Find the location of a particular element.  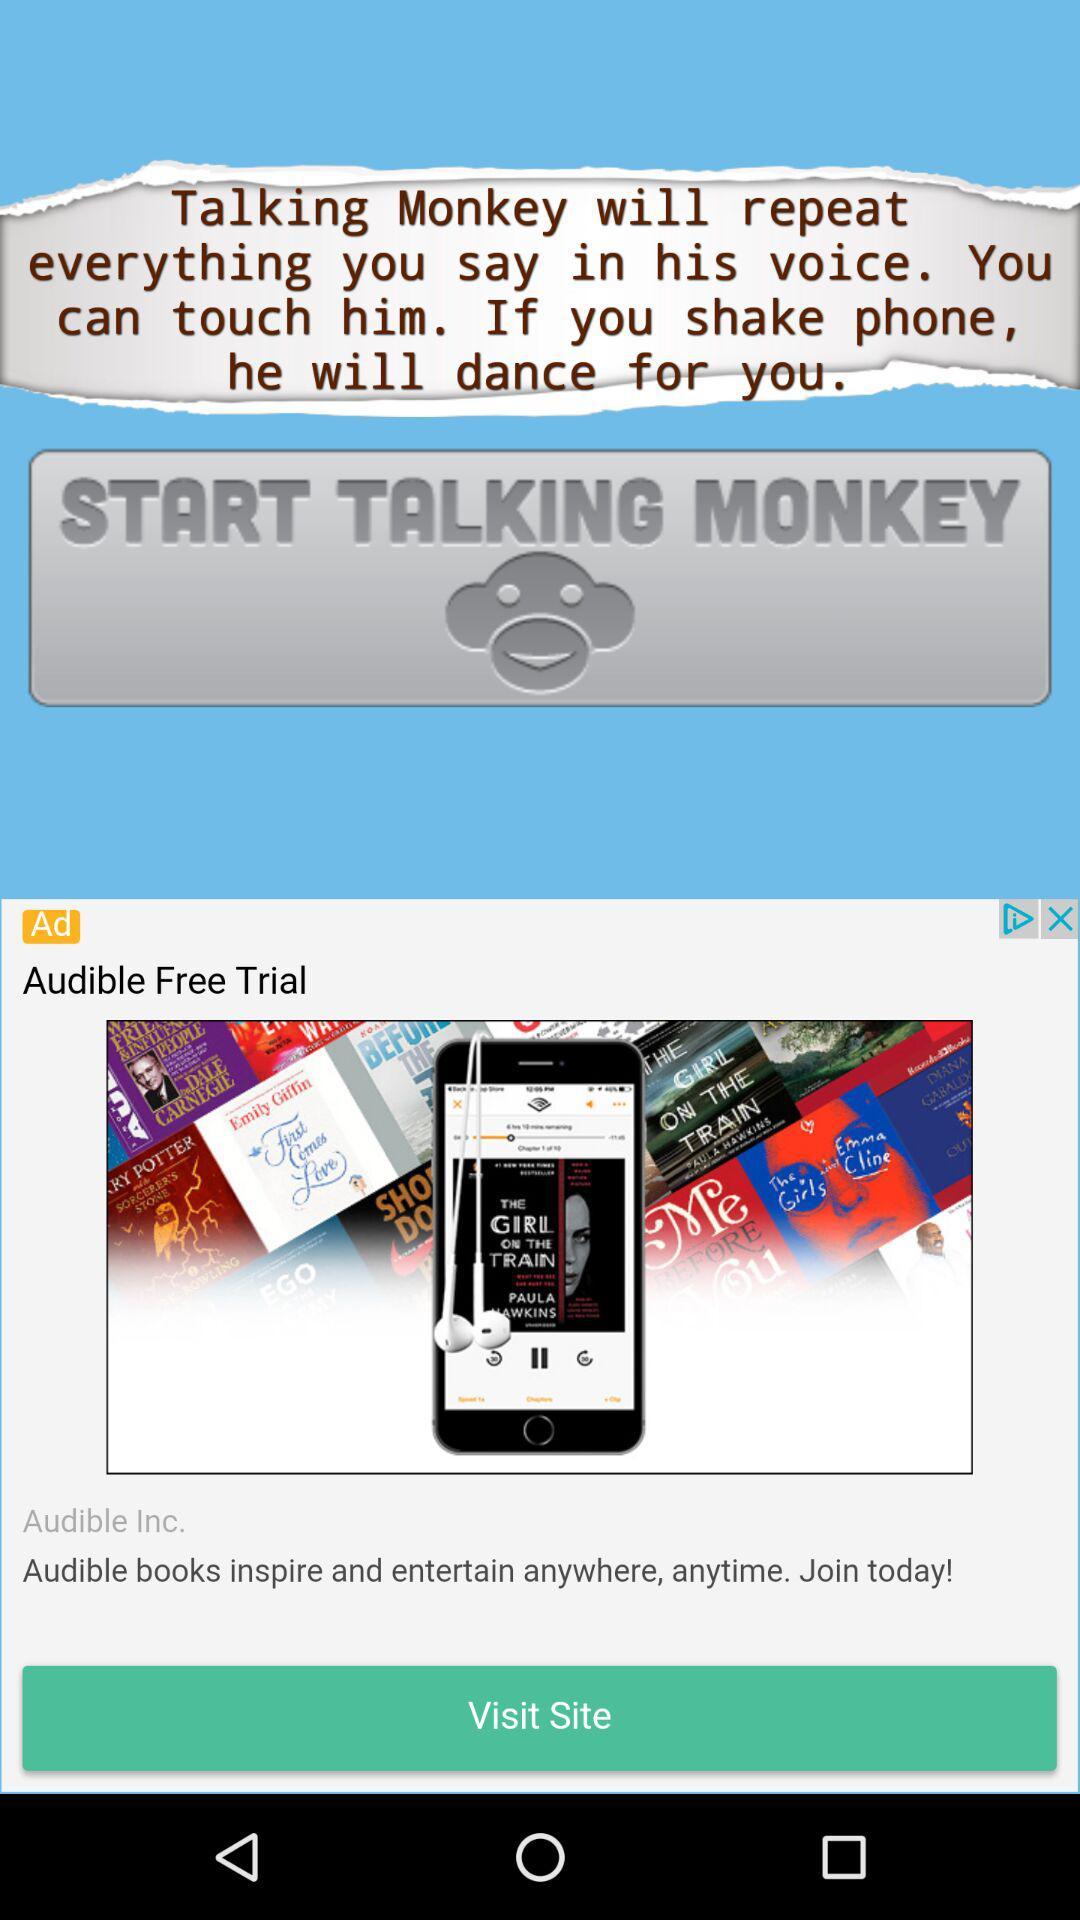

start program is located at coordinates (540, 576).